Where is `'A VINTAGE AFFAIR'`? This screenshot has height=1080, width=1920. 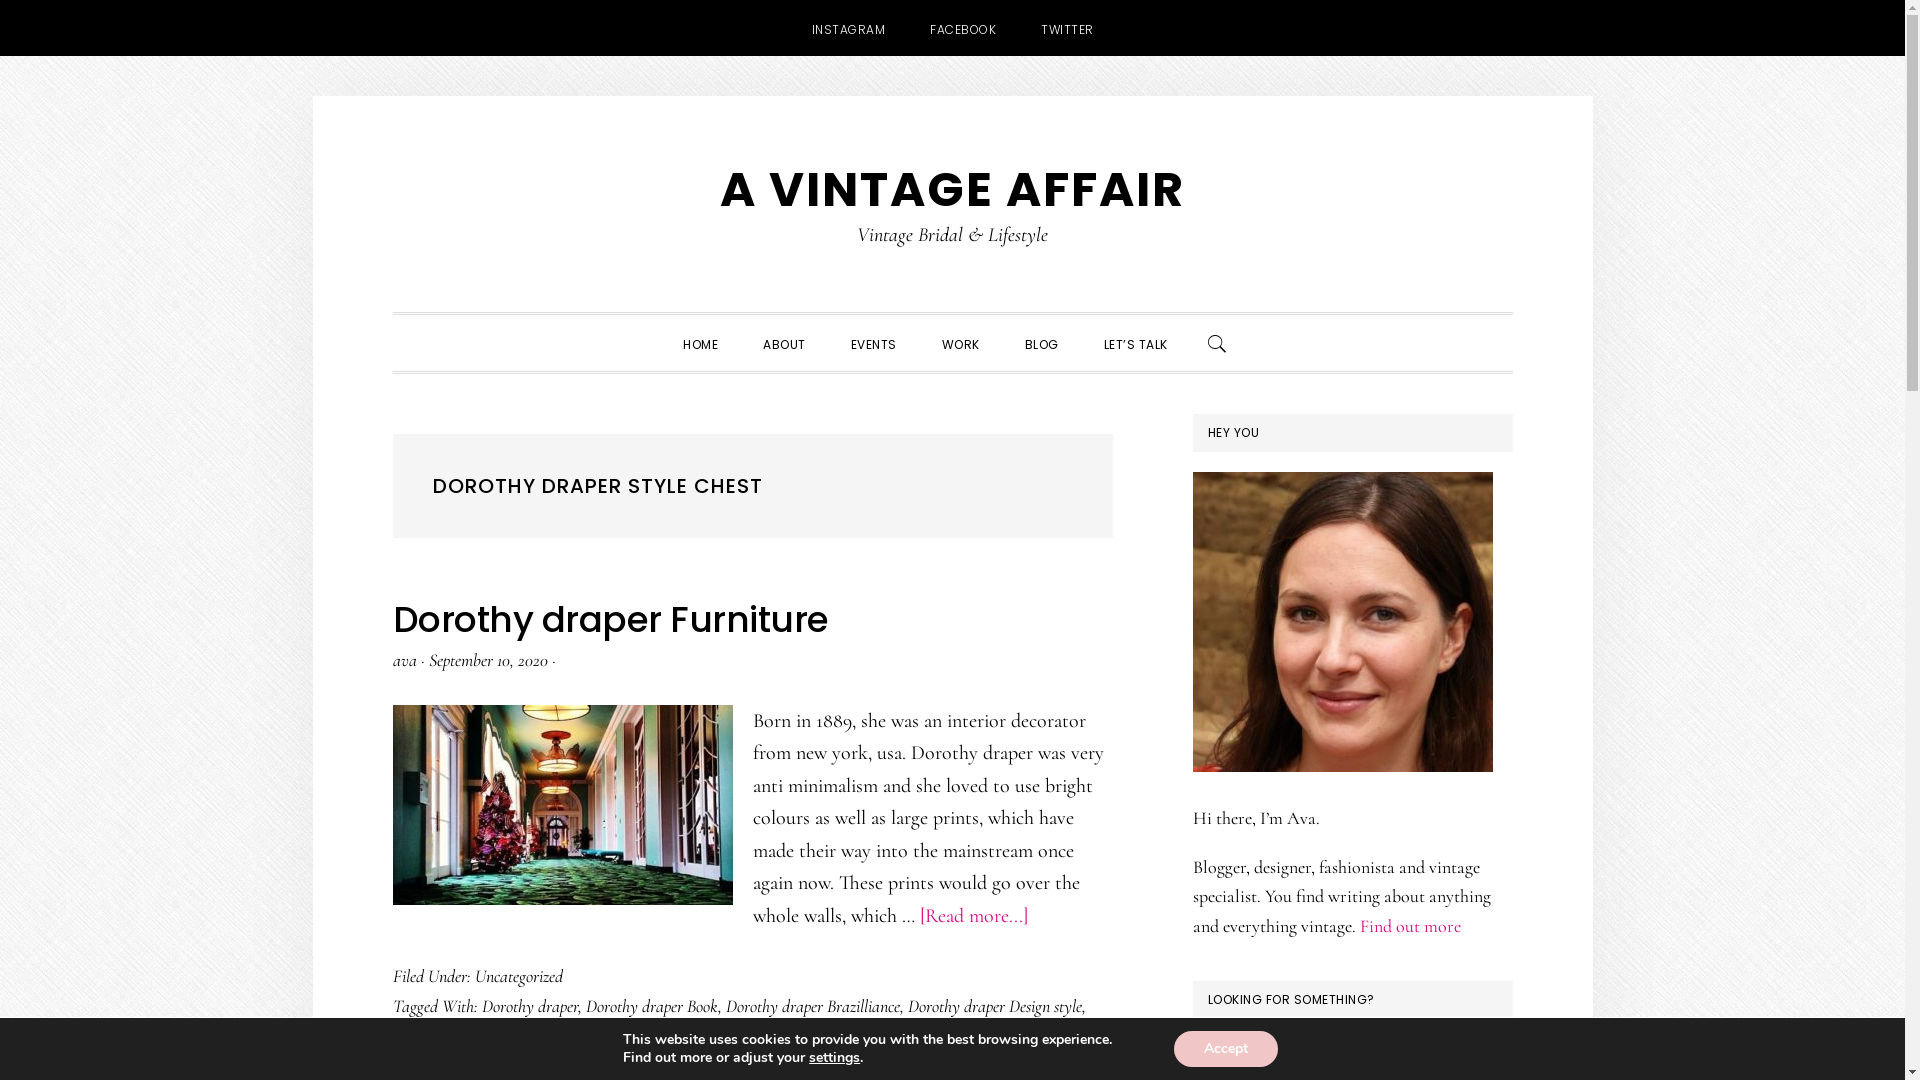
'A VINTAGE AFFAIR' is located at coordinates (951, 189).